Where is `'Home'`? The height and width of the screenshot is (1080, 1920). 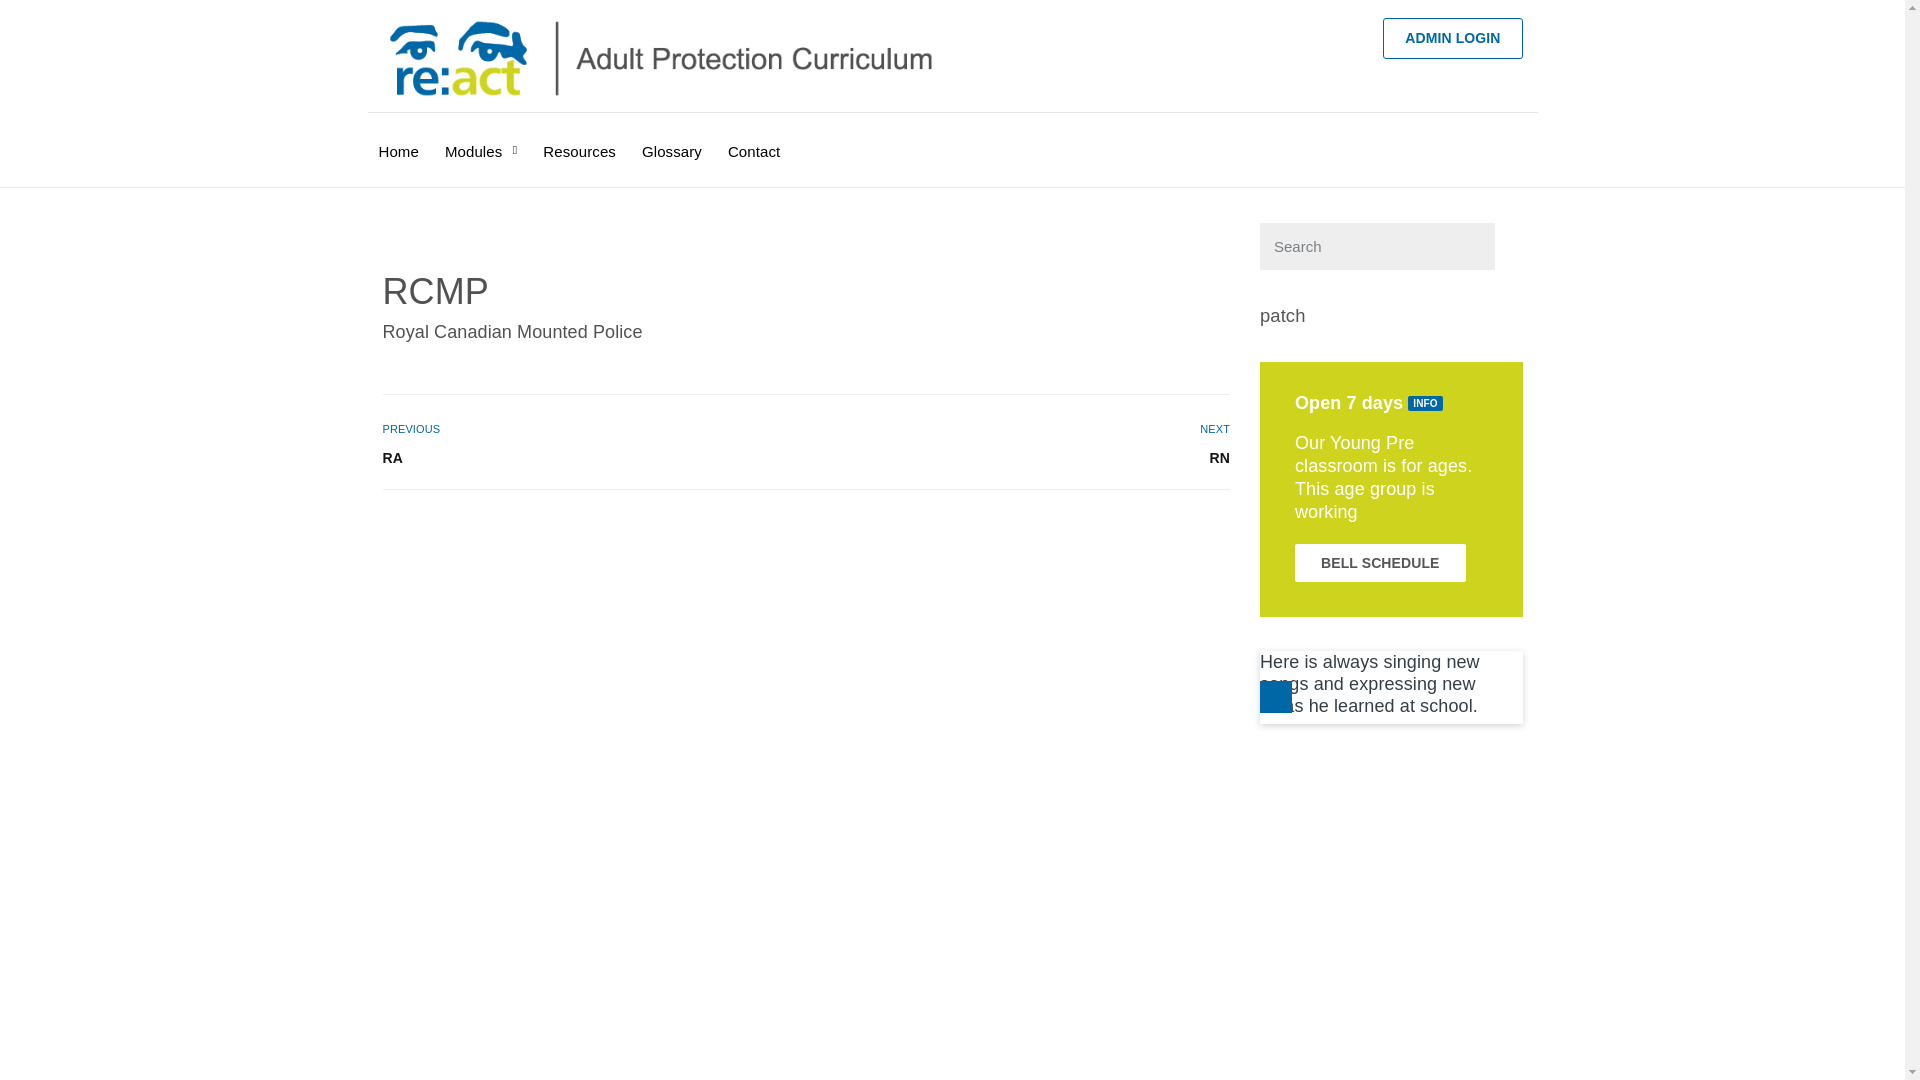 'Home' is located at coordinates (378, 136).